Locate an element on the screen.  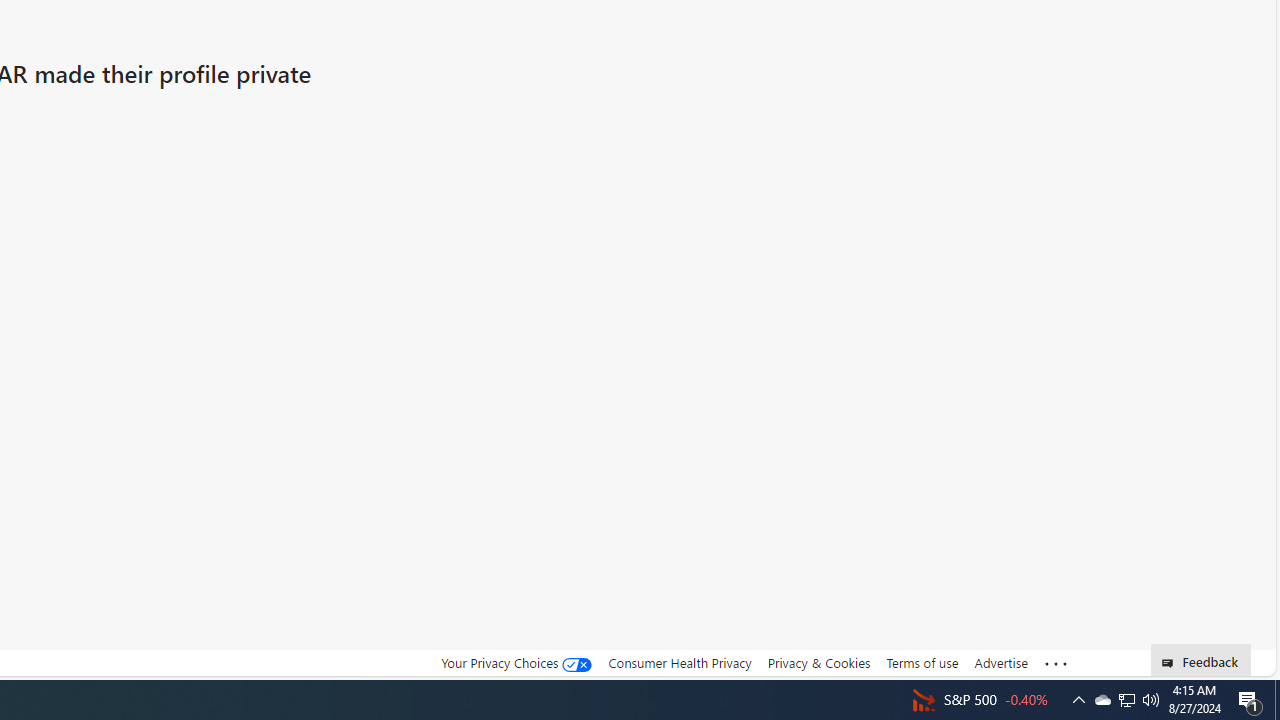
'Your Privacy Choices' is located at coordinates (517, 662).